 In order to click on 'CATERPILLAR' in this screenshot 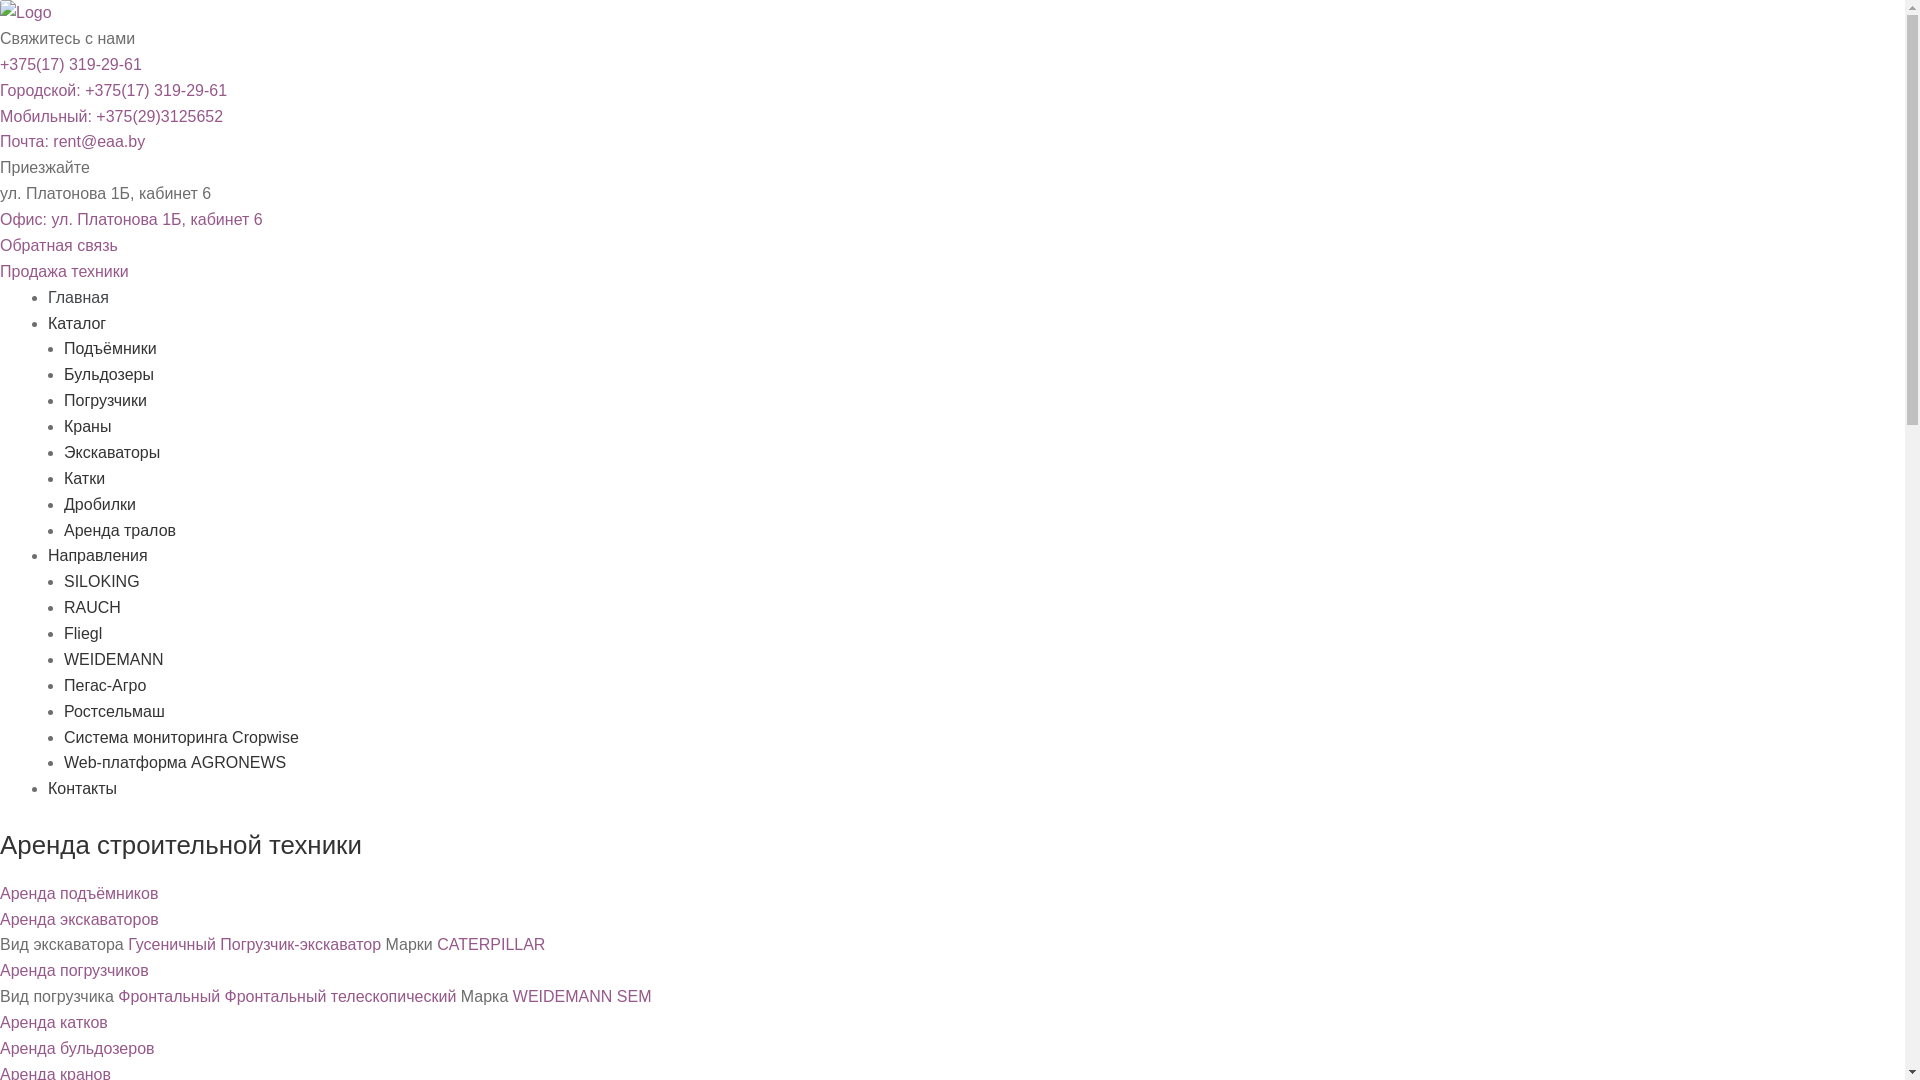, I will do `click(490, 944)`.